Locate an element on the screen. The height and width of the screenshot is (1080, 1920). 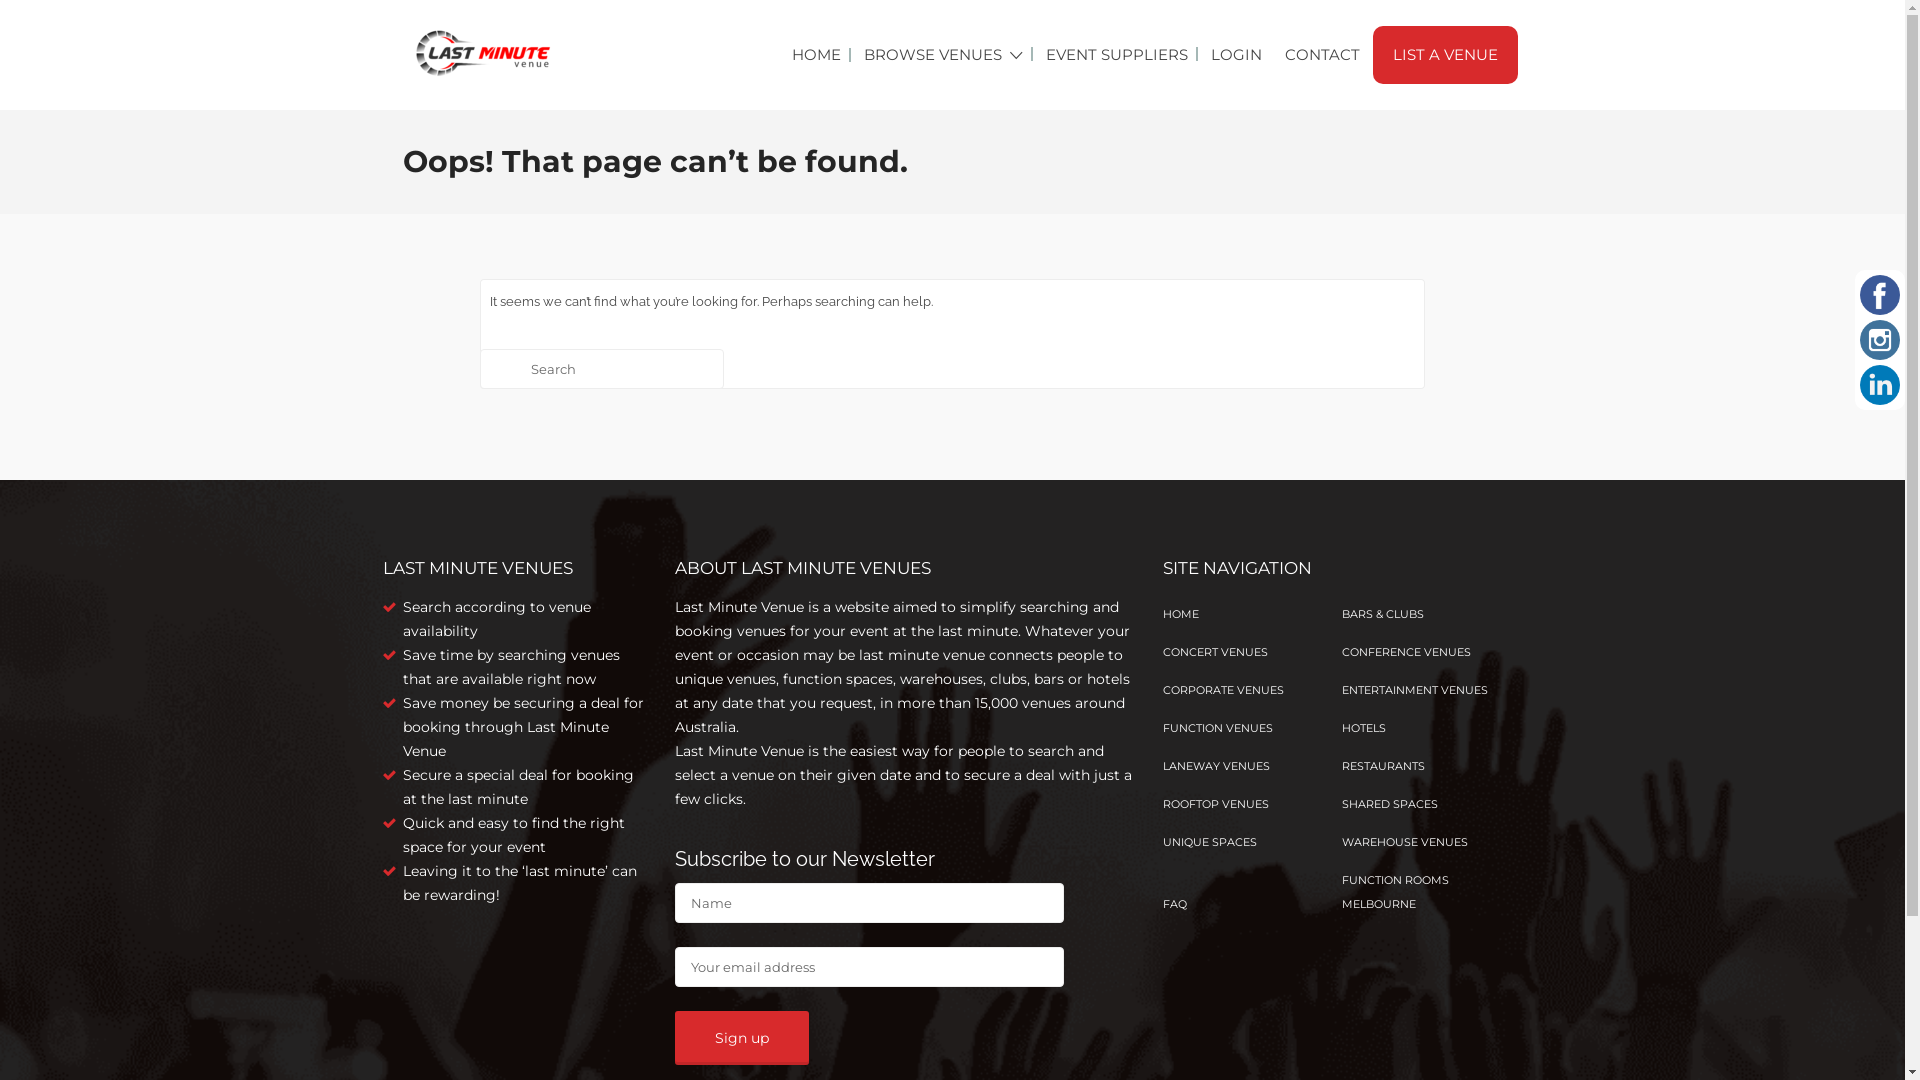
'FUNCTION ROOMS MELBOURNE' is located at coordinates (1394, 890).